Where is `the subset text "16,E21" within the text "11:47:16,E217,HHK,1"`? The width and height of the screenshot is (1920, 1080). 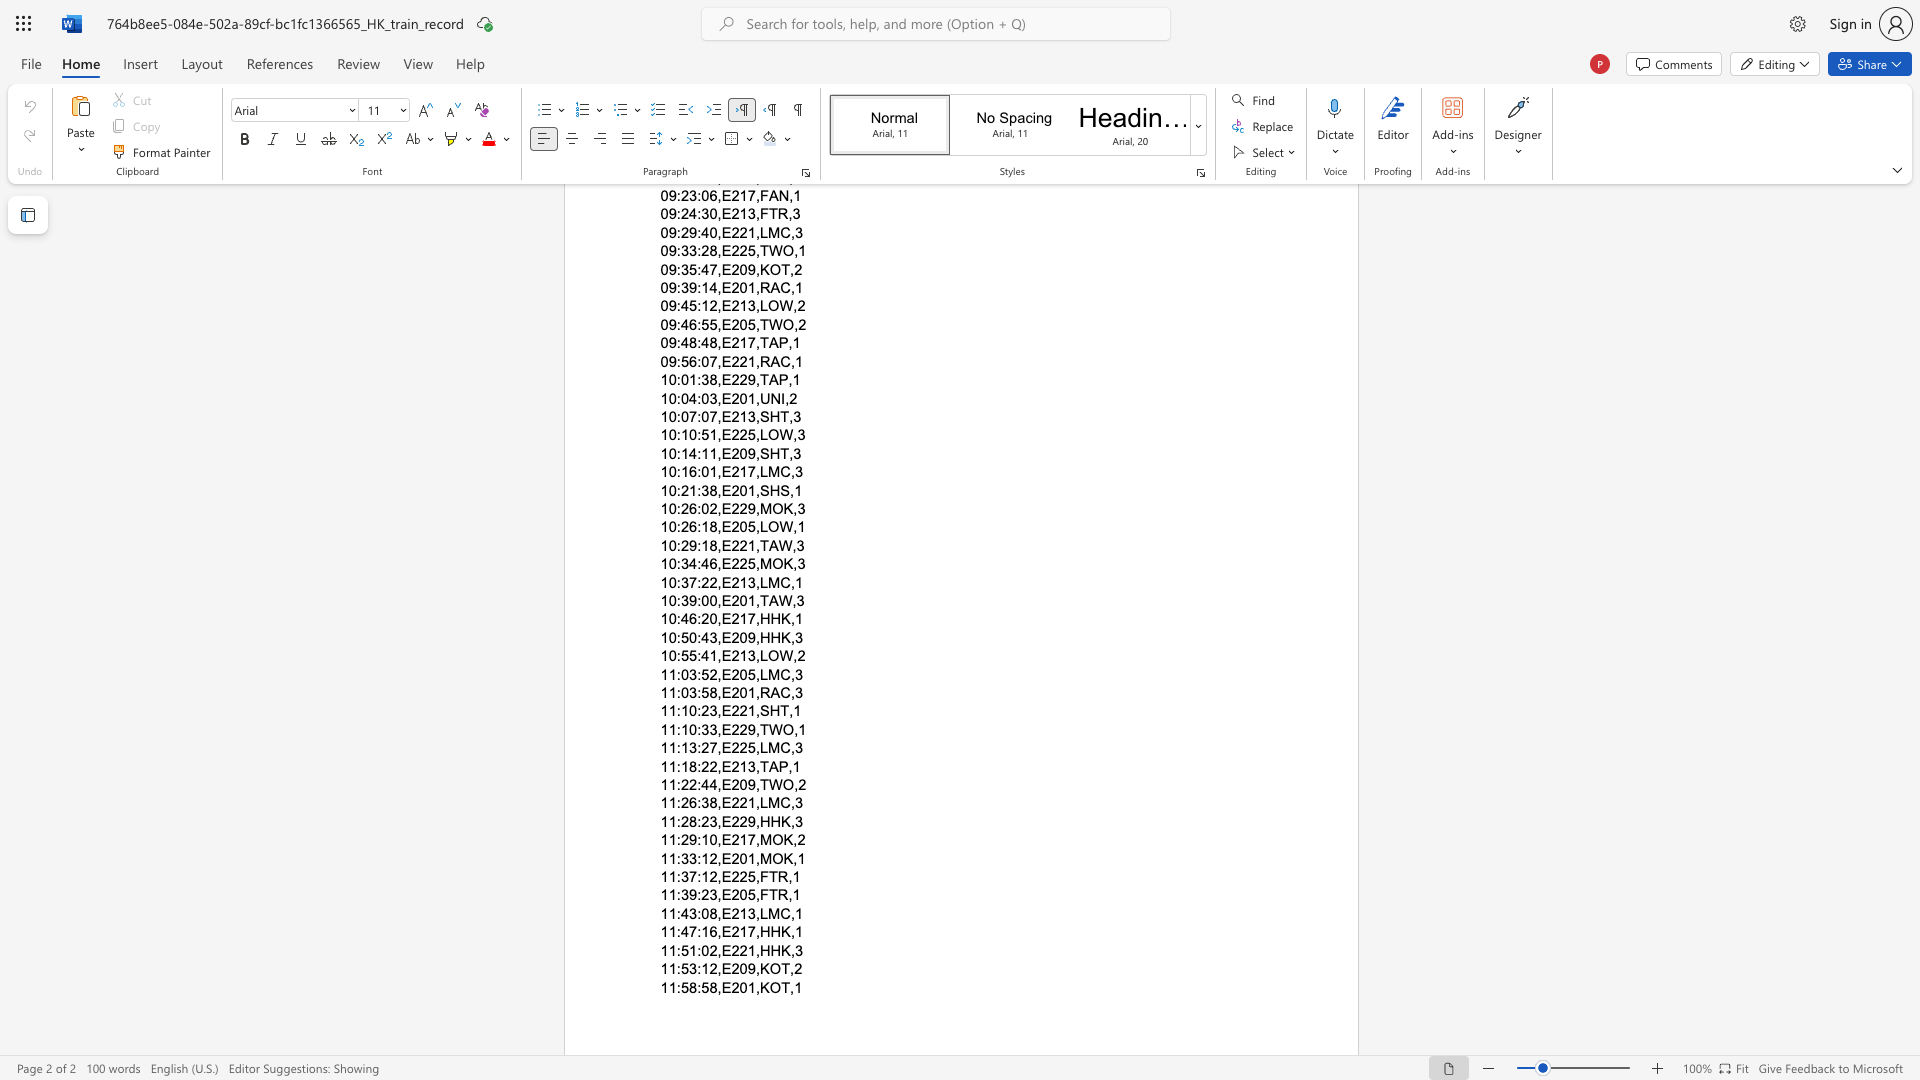
the subset text "16,E21" within the text "11:47:16,E217,HHK,1" is located at coordinates (701, 932).